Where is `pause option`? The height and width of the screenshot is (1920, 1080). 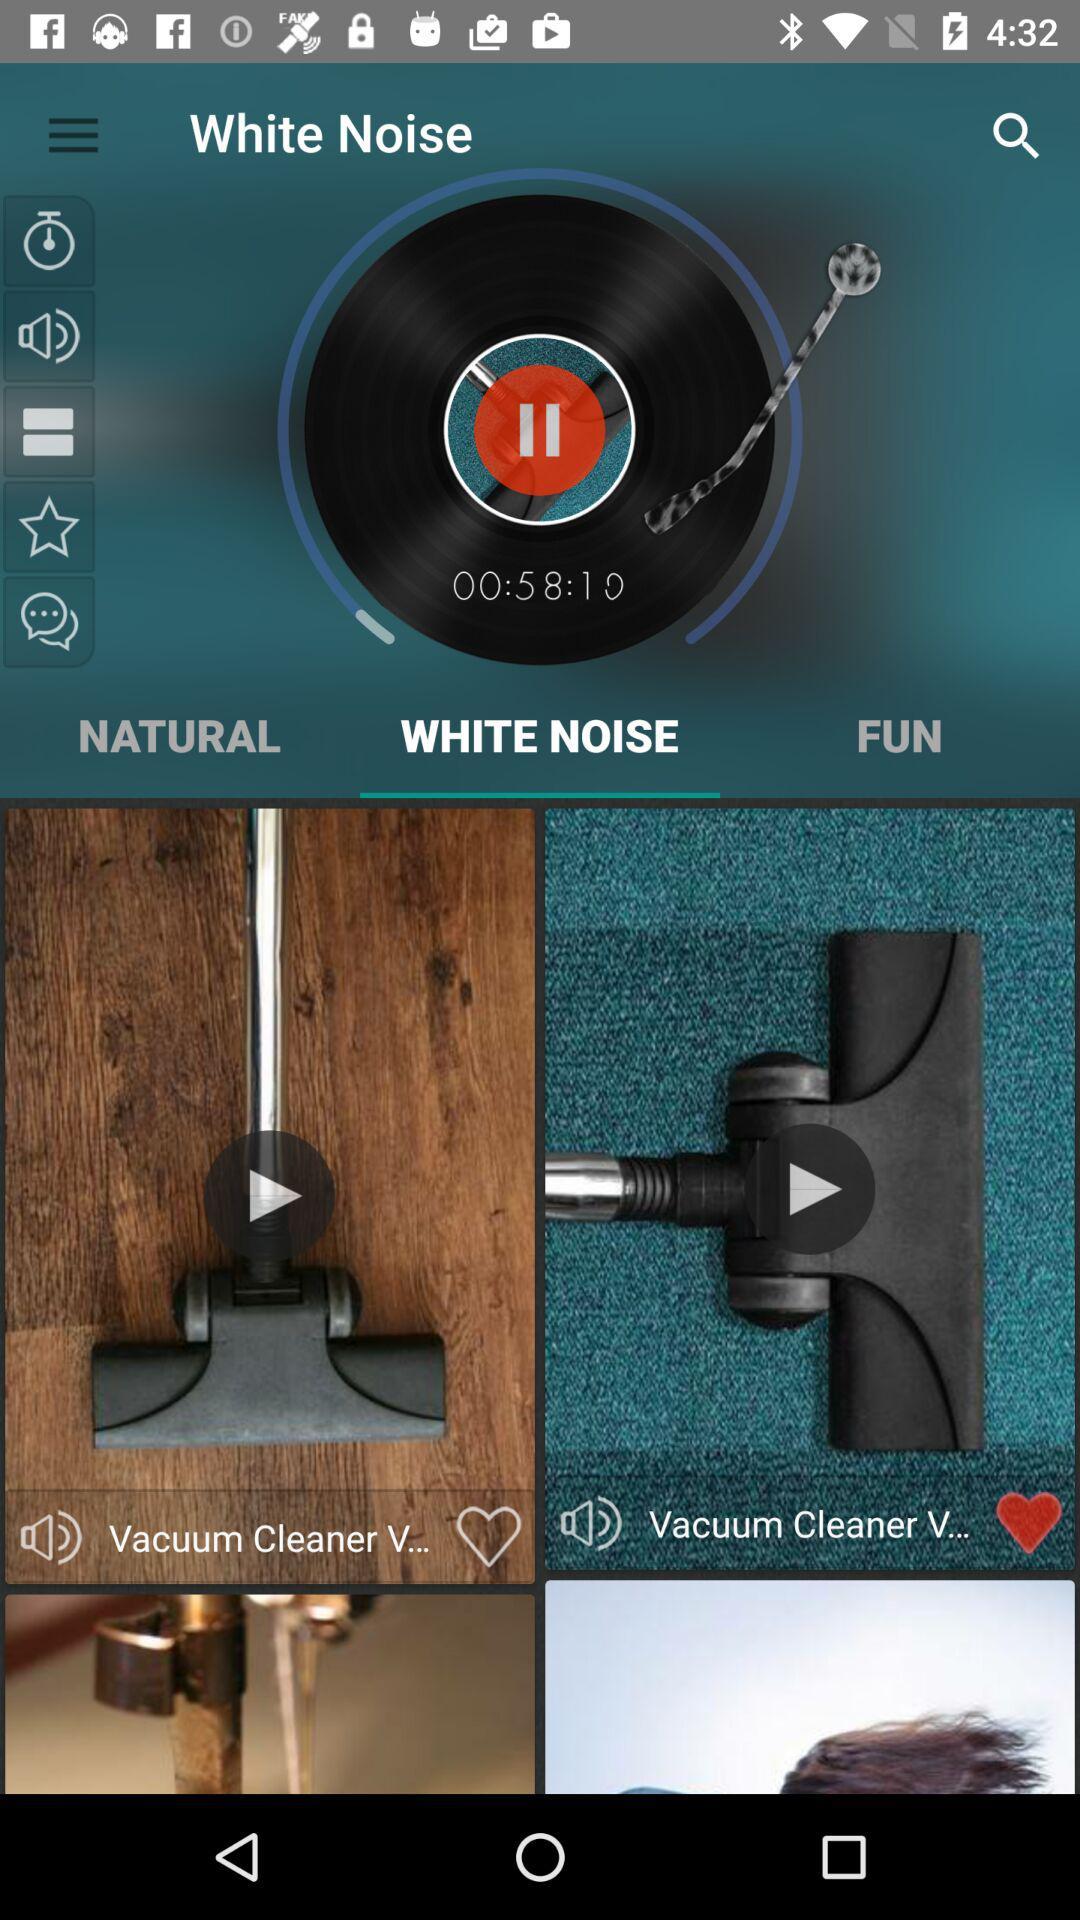 pause option is located at coordinates (48, 430).